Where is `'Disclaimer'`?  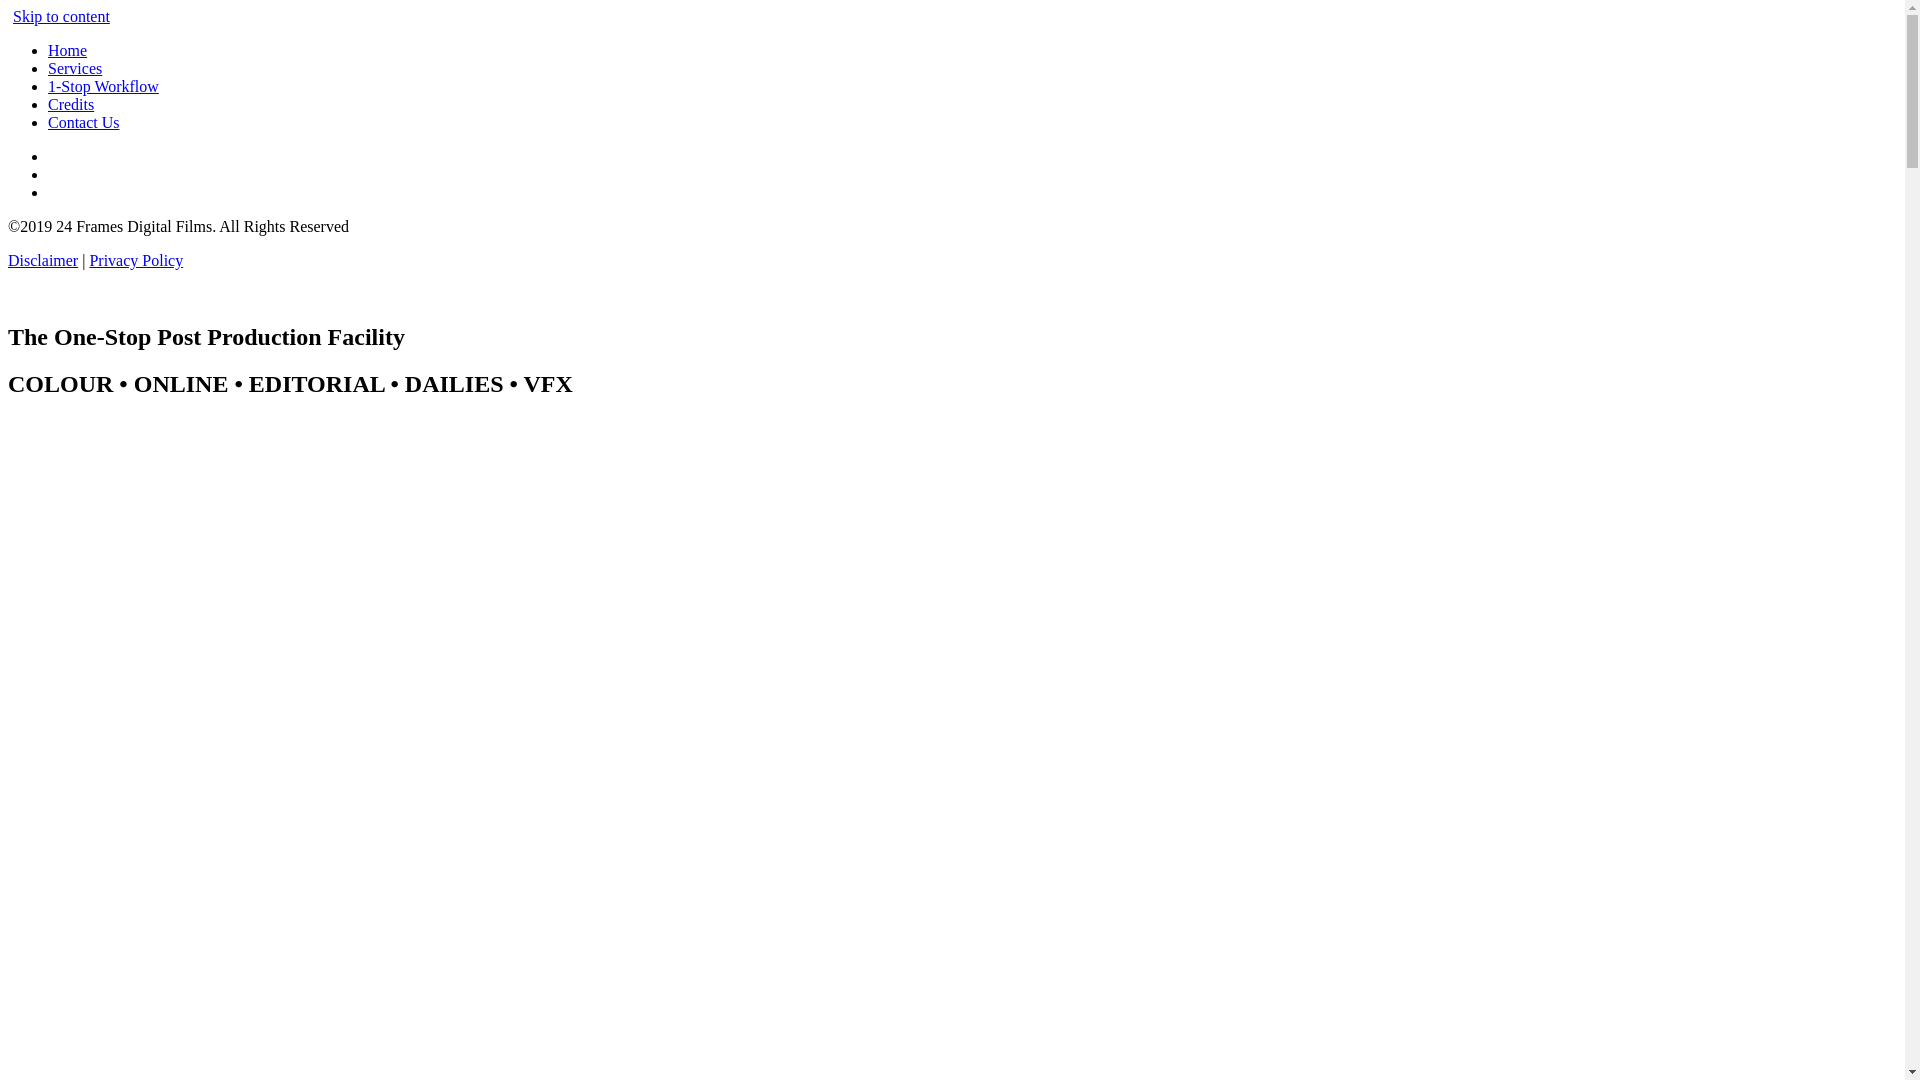
'Disclaimer' is located at coordinates (8, 259).